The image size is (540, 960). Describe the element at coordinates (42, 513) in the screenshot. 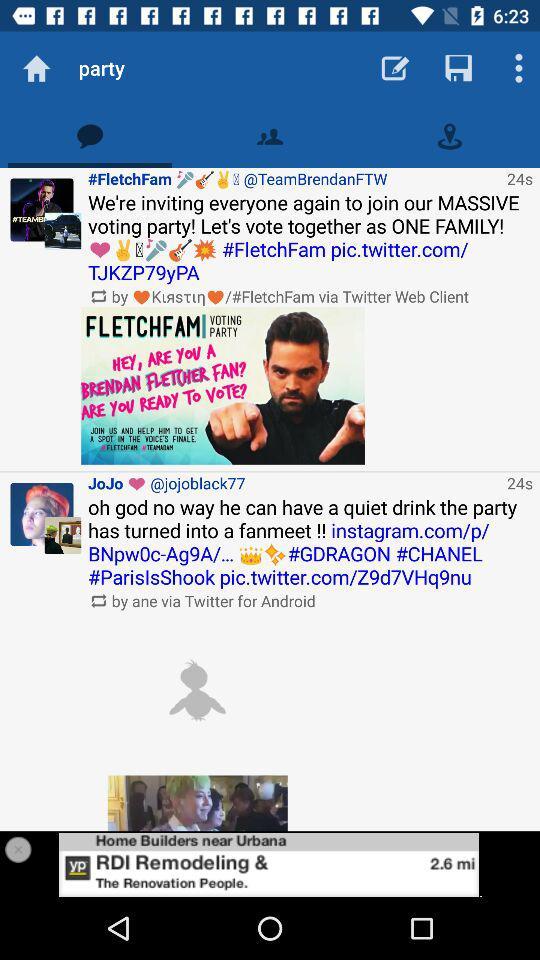

I see `open user 's profile` at that location.